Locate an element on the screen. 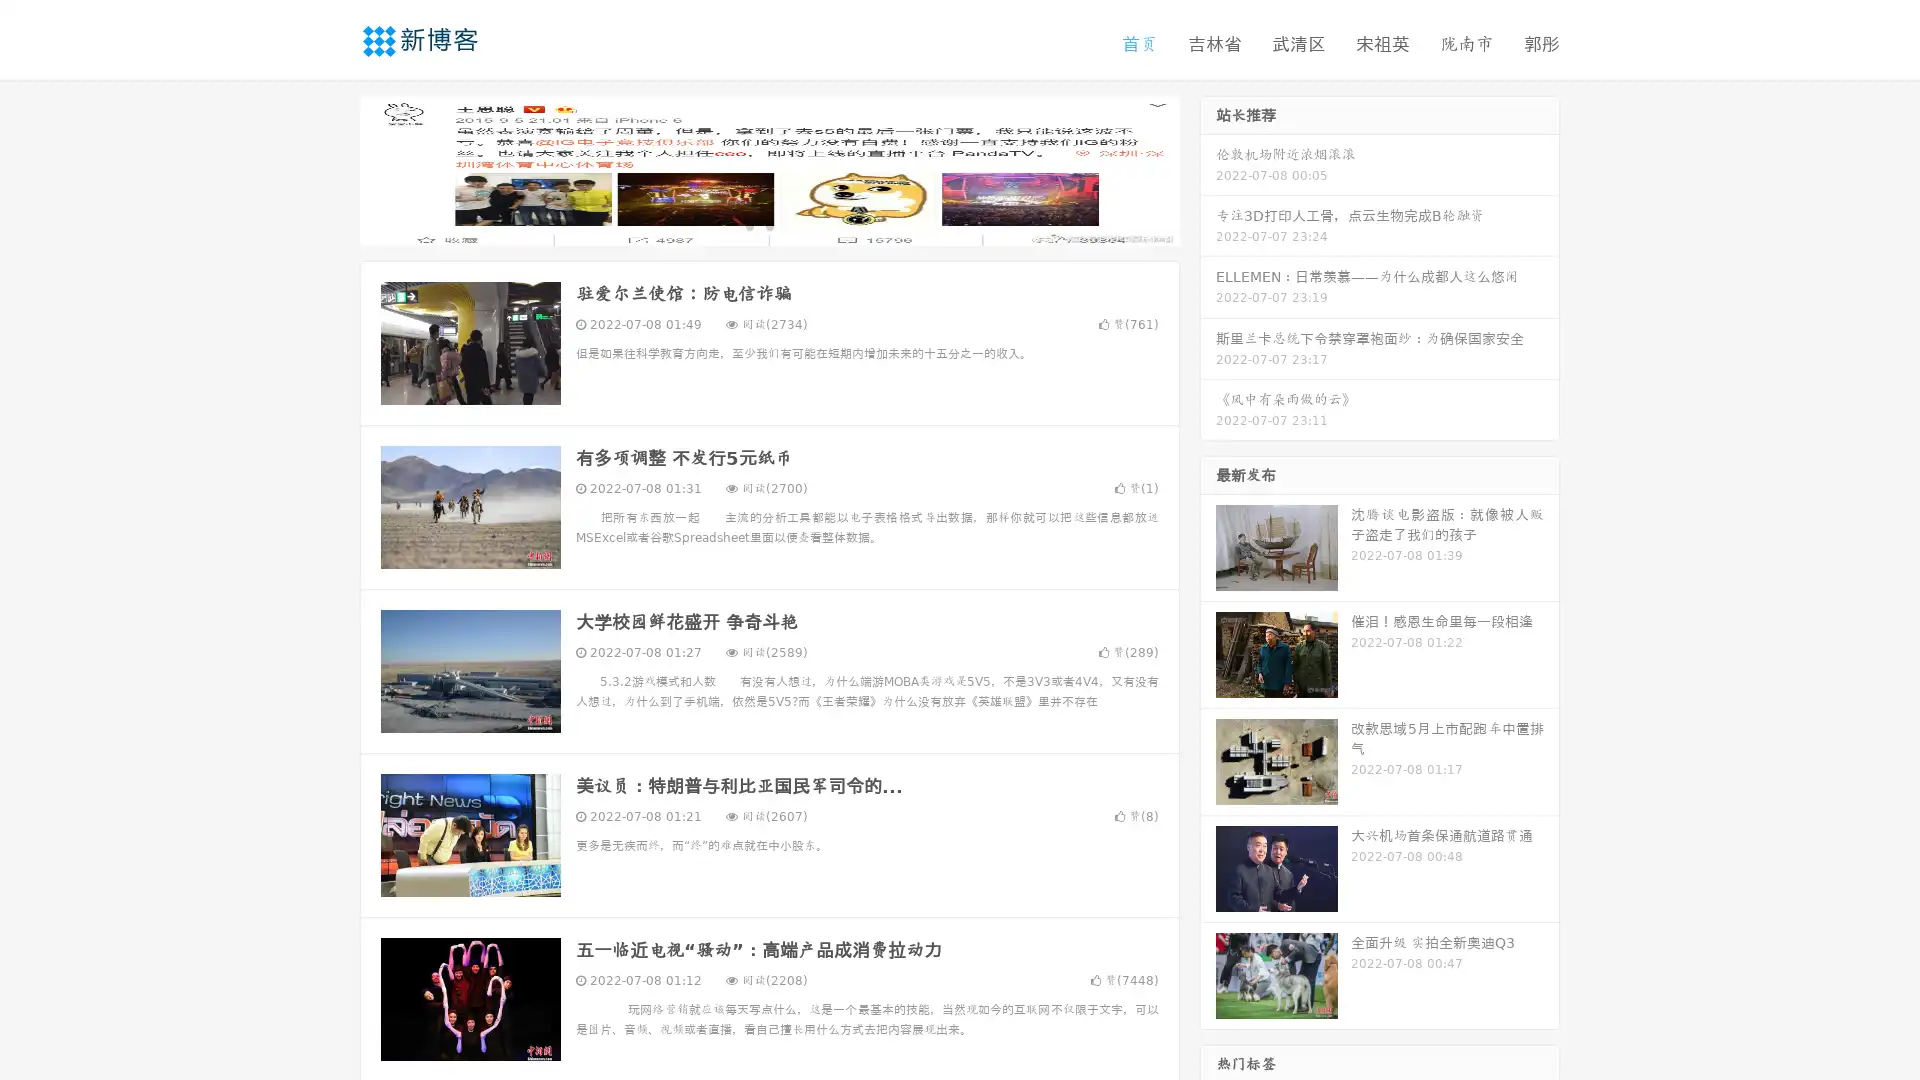 The image size is (1920, 1080). Next slide is located at coordinates (1208, 168).